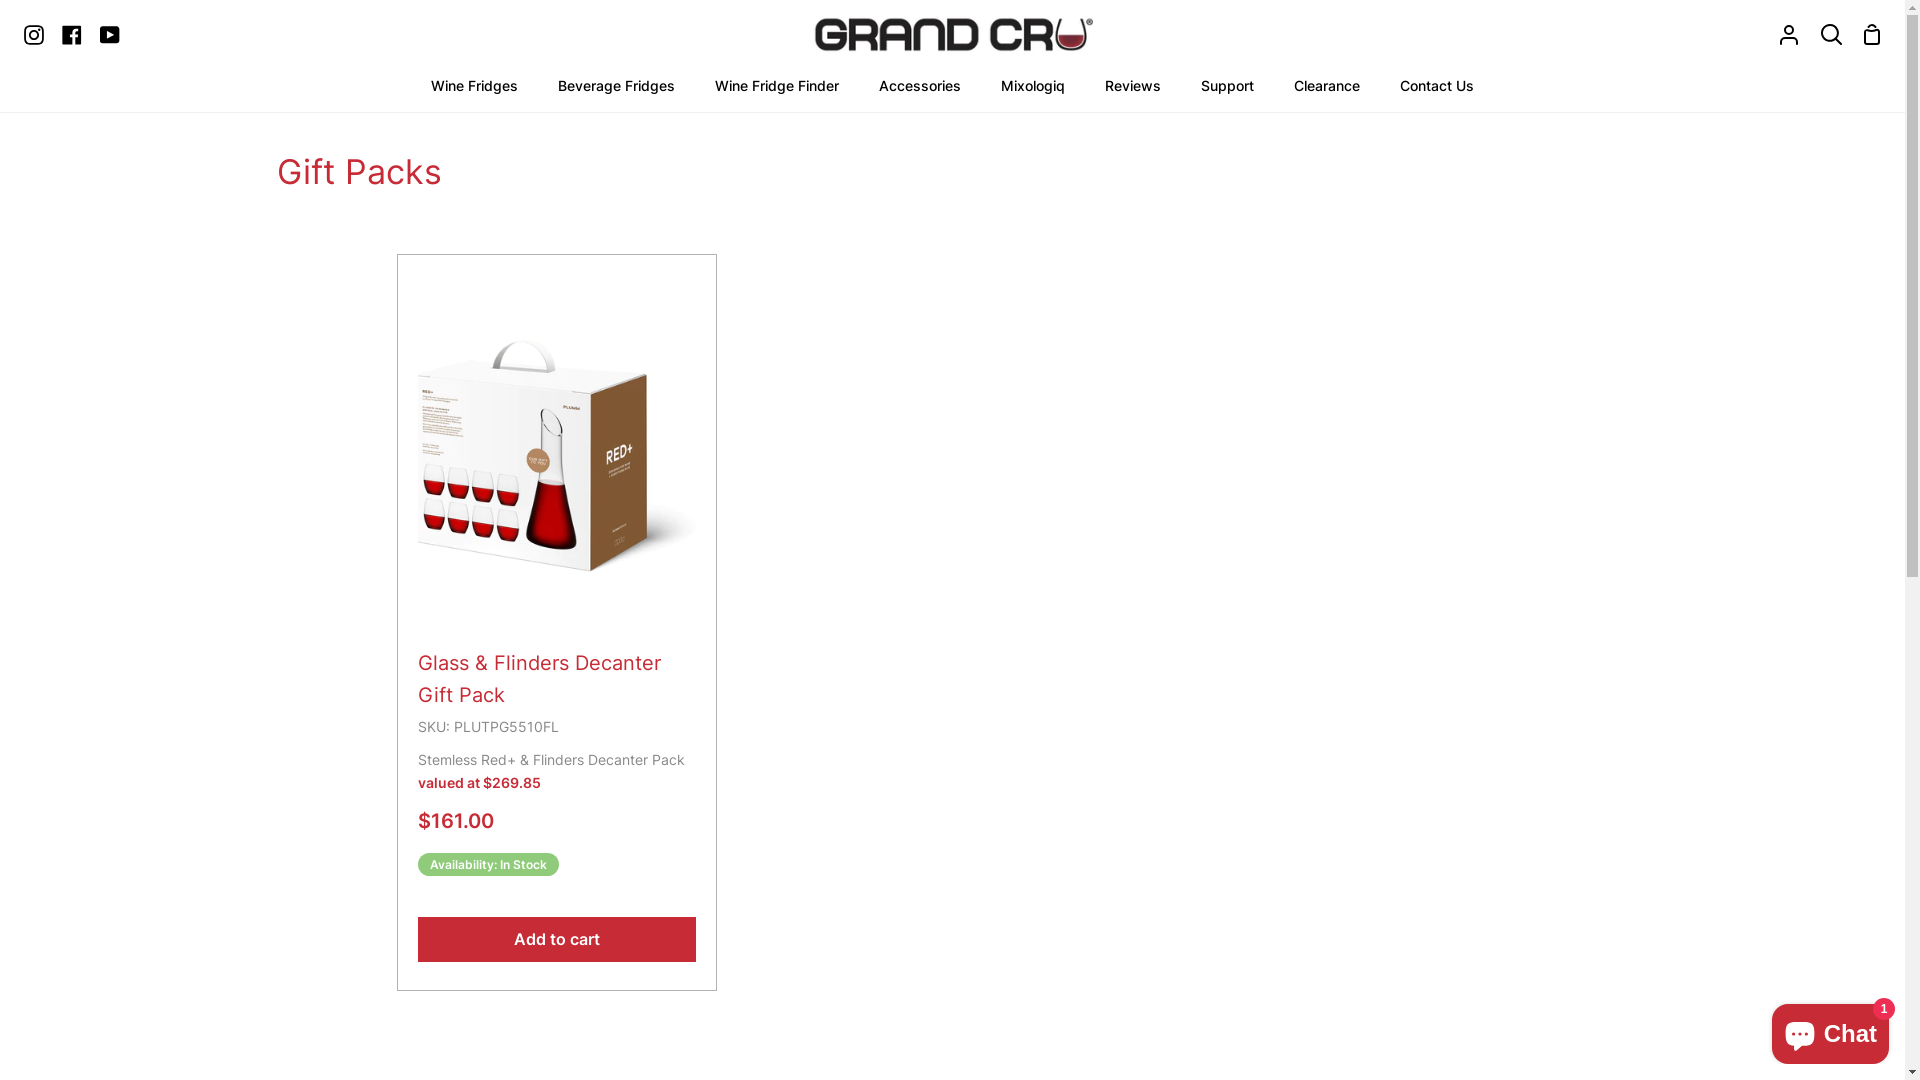 This screenshot has width=1920, height=1080. What do you see at coordinates (1789, 34) in the screenshot?
I see `'My Account'` at bounding box center [1789, 34].